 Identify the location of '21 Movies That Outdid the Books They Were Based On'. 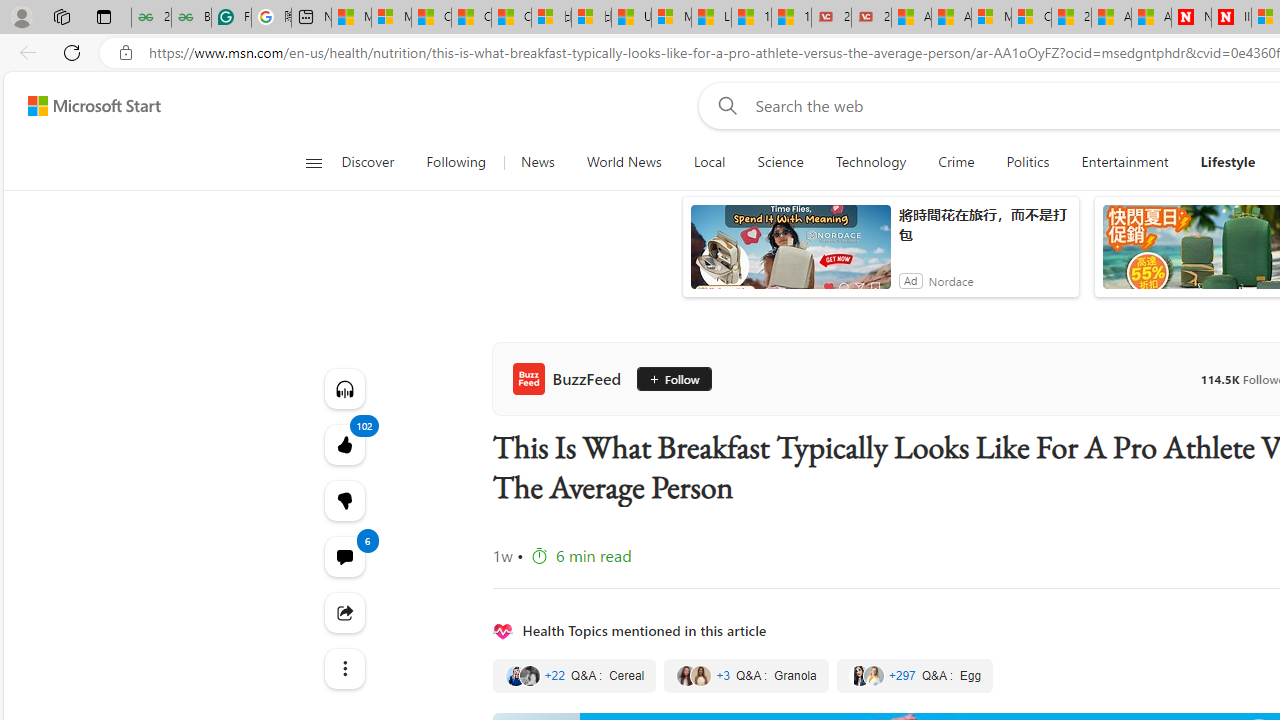
(871, 17).